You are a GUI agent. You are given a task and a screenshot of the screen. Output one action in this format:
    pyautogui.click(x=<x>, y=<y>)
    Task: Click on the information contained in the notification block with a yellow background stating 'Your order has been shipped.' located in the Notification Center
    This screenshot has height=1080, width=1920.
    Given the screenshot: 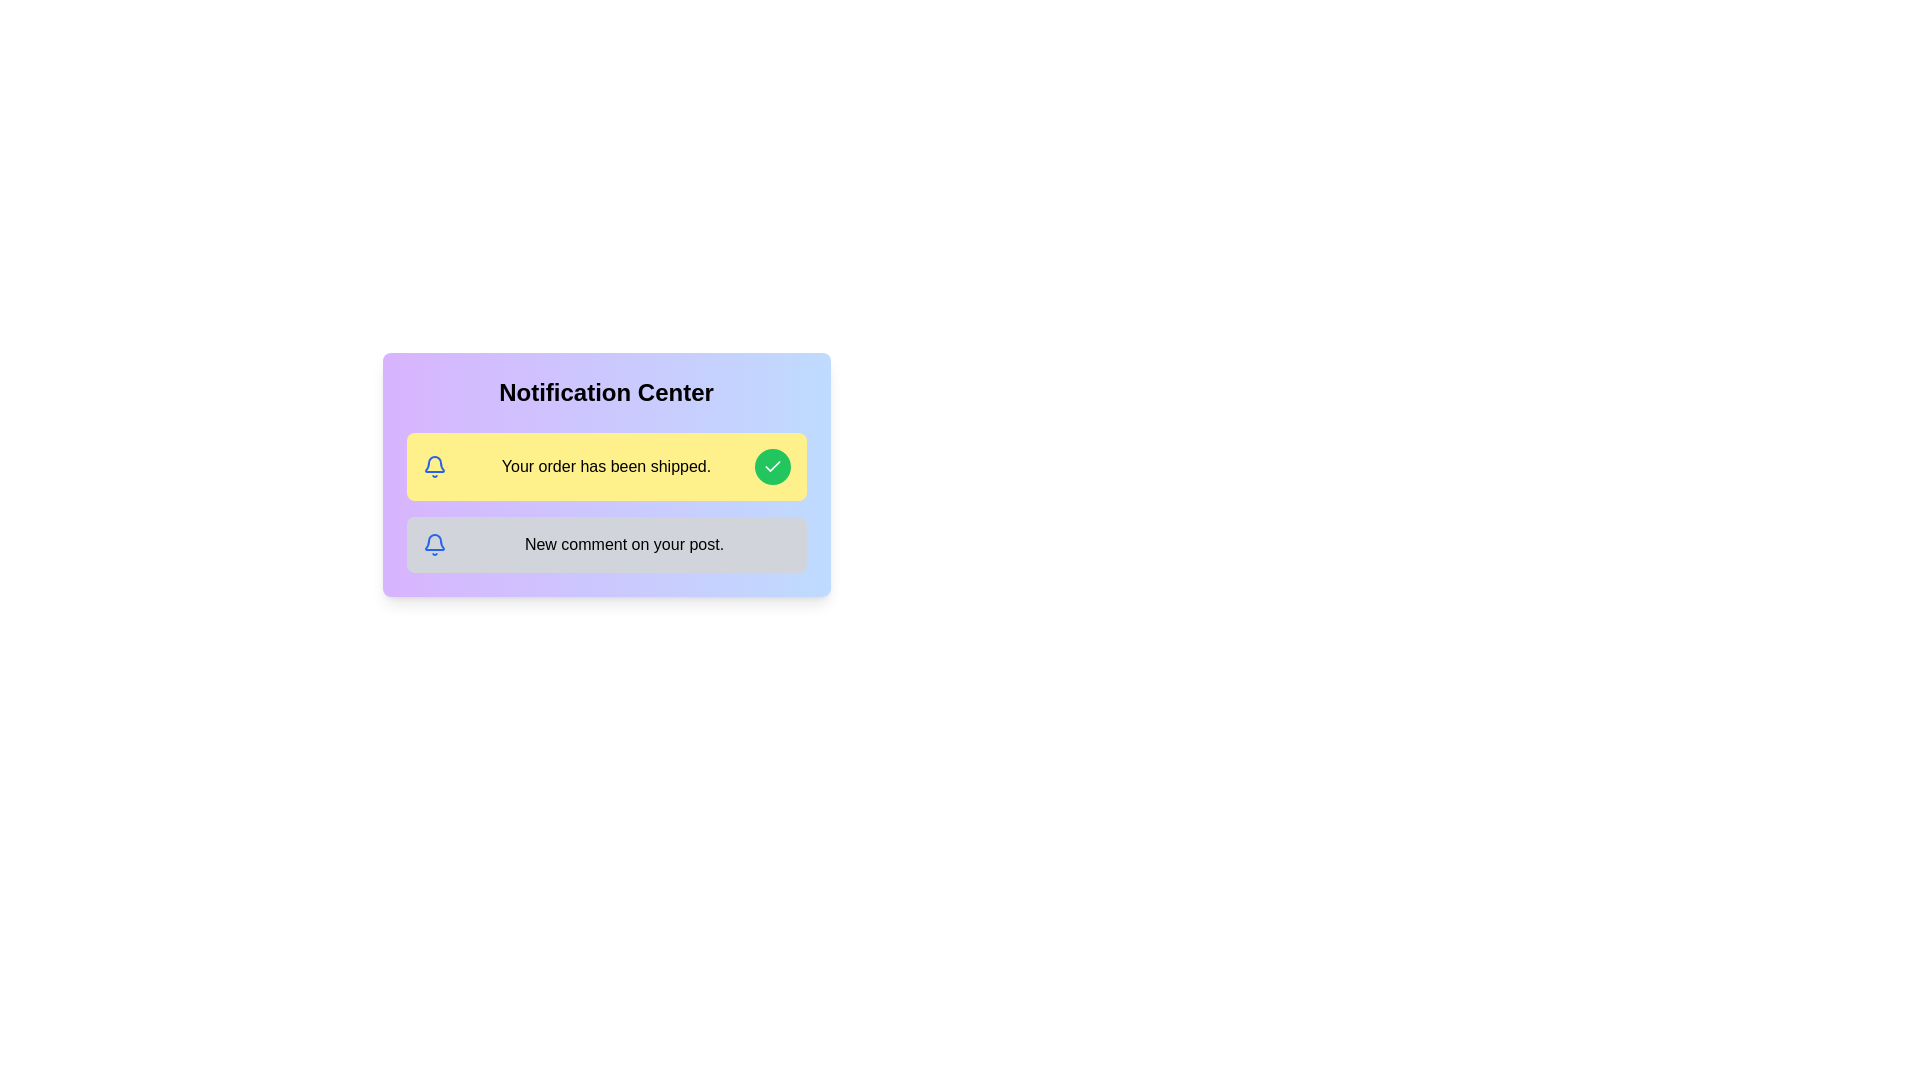 What is the action you would take?
    pyautogui.click(x=605, y=474)
    